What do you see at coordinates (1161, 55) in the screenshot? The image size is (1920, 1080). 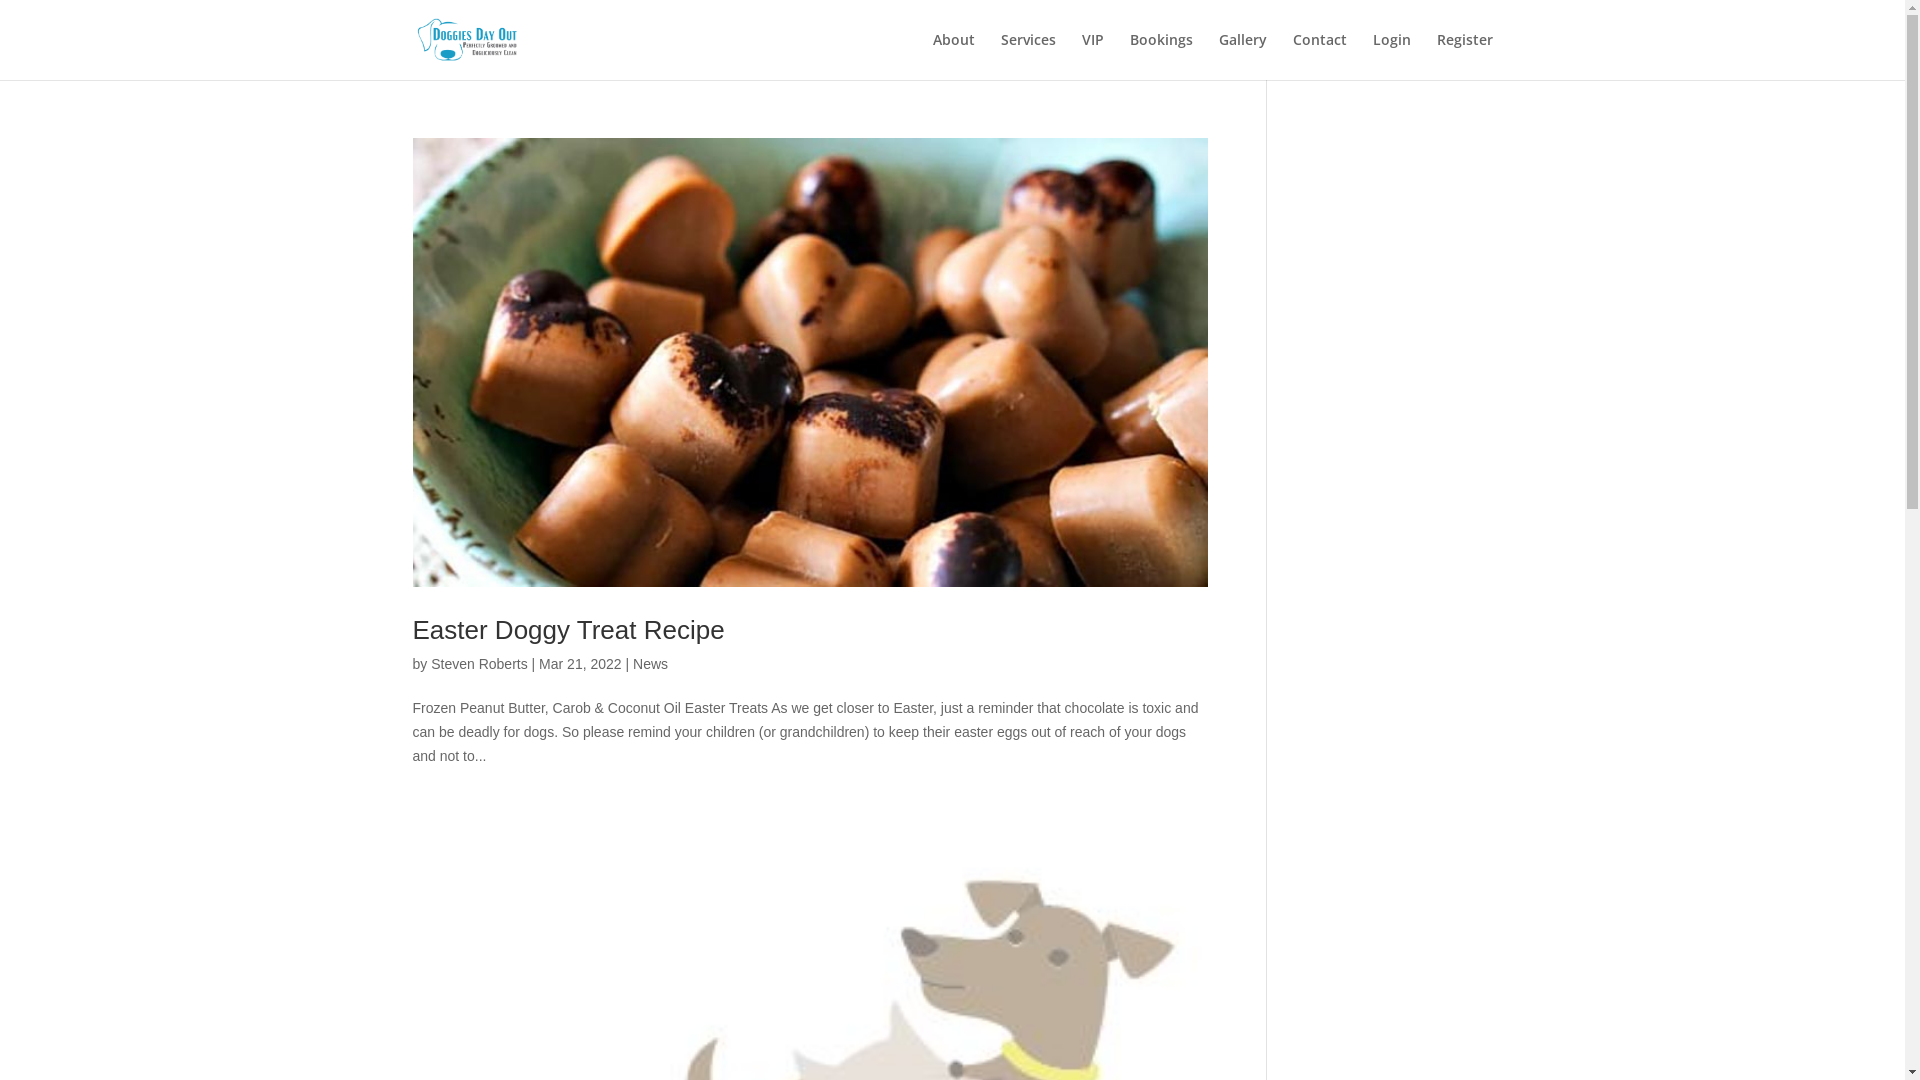 I see `'Bookings'` at bounding box center [1161, 55].